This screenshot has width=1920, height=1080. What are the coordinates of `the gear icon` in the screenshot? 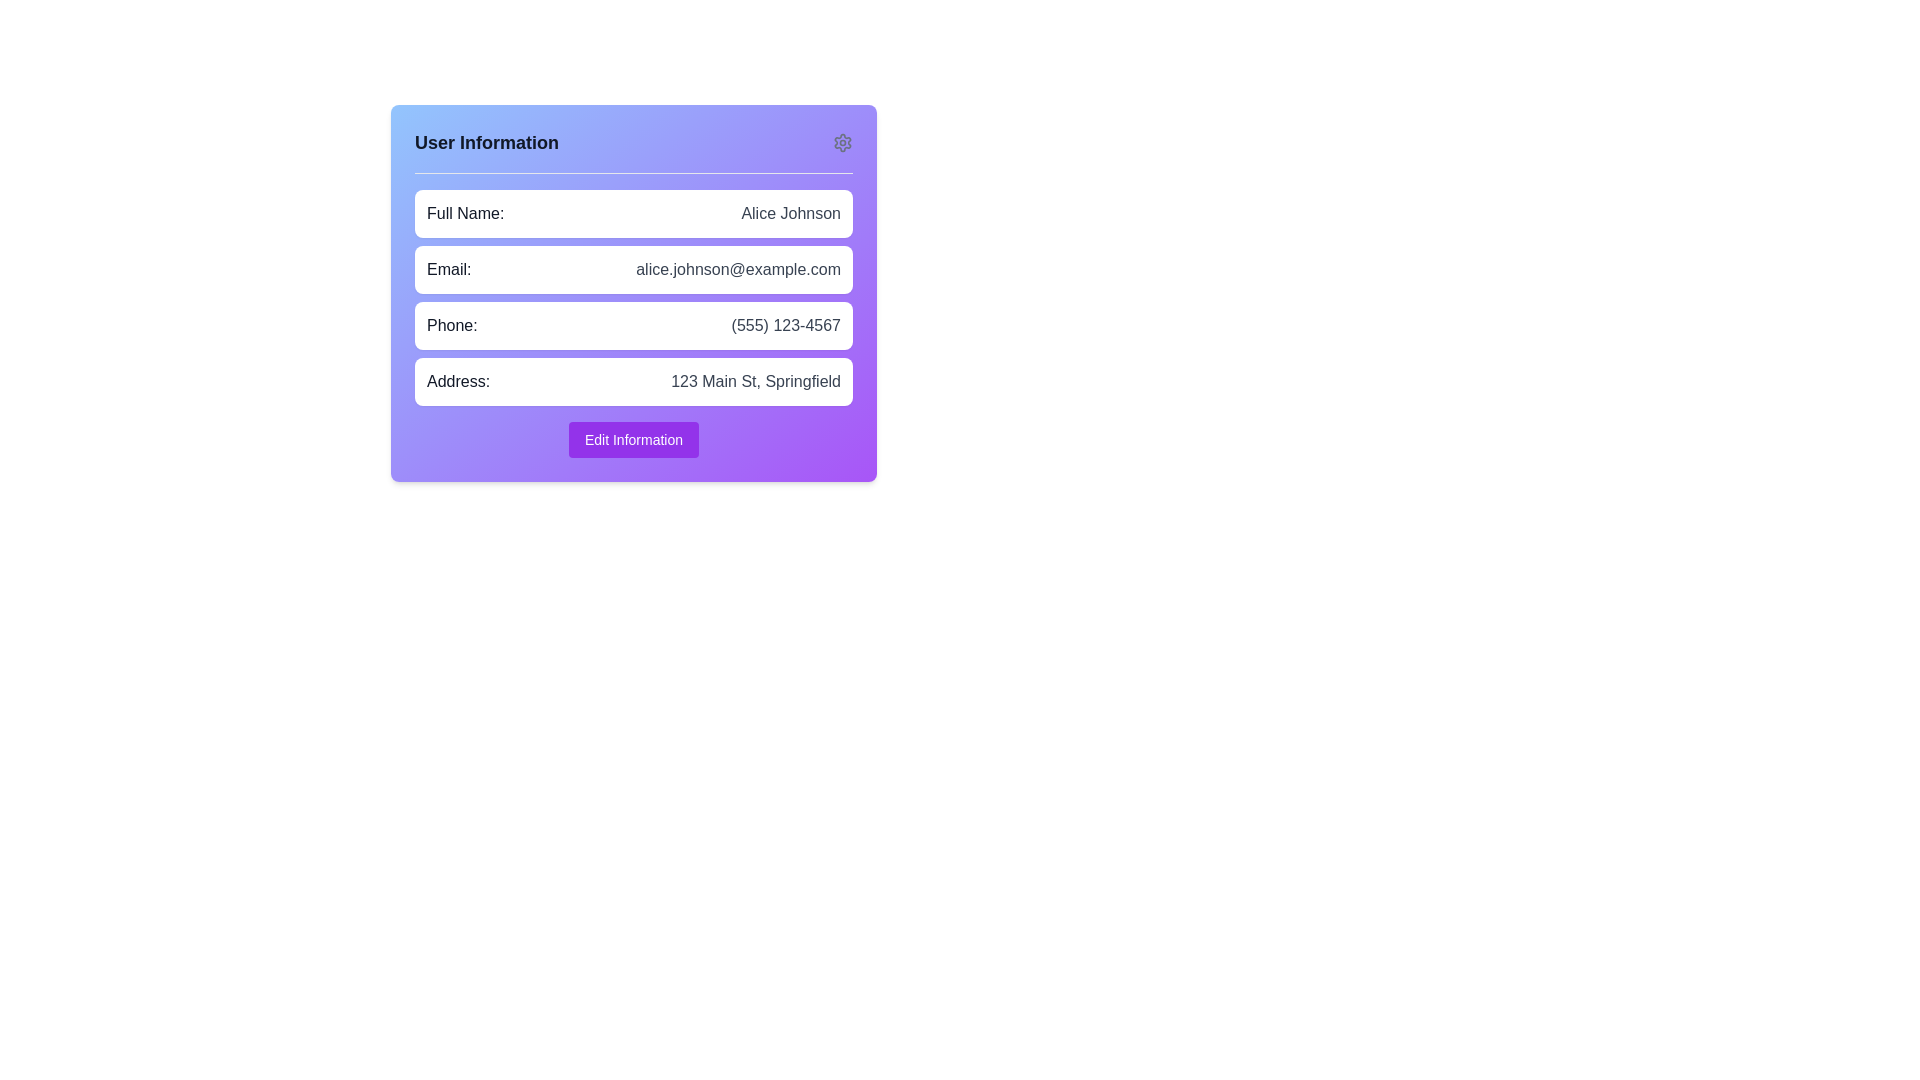 It's located at (843, 141).